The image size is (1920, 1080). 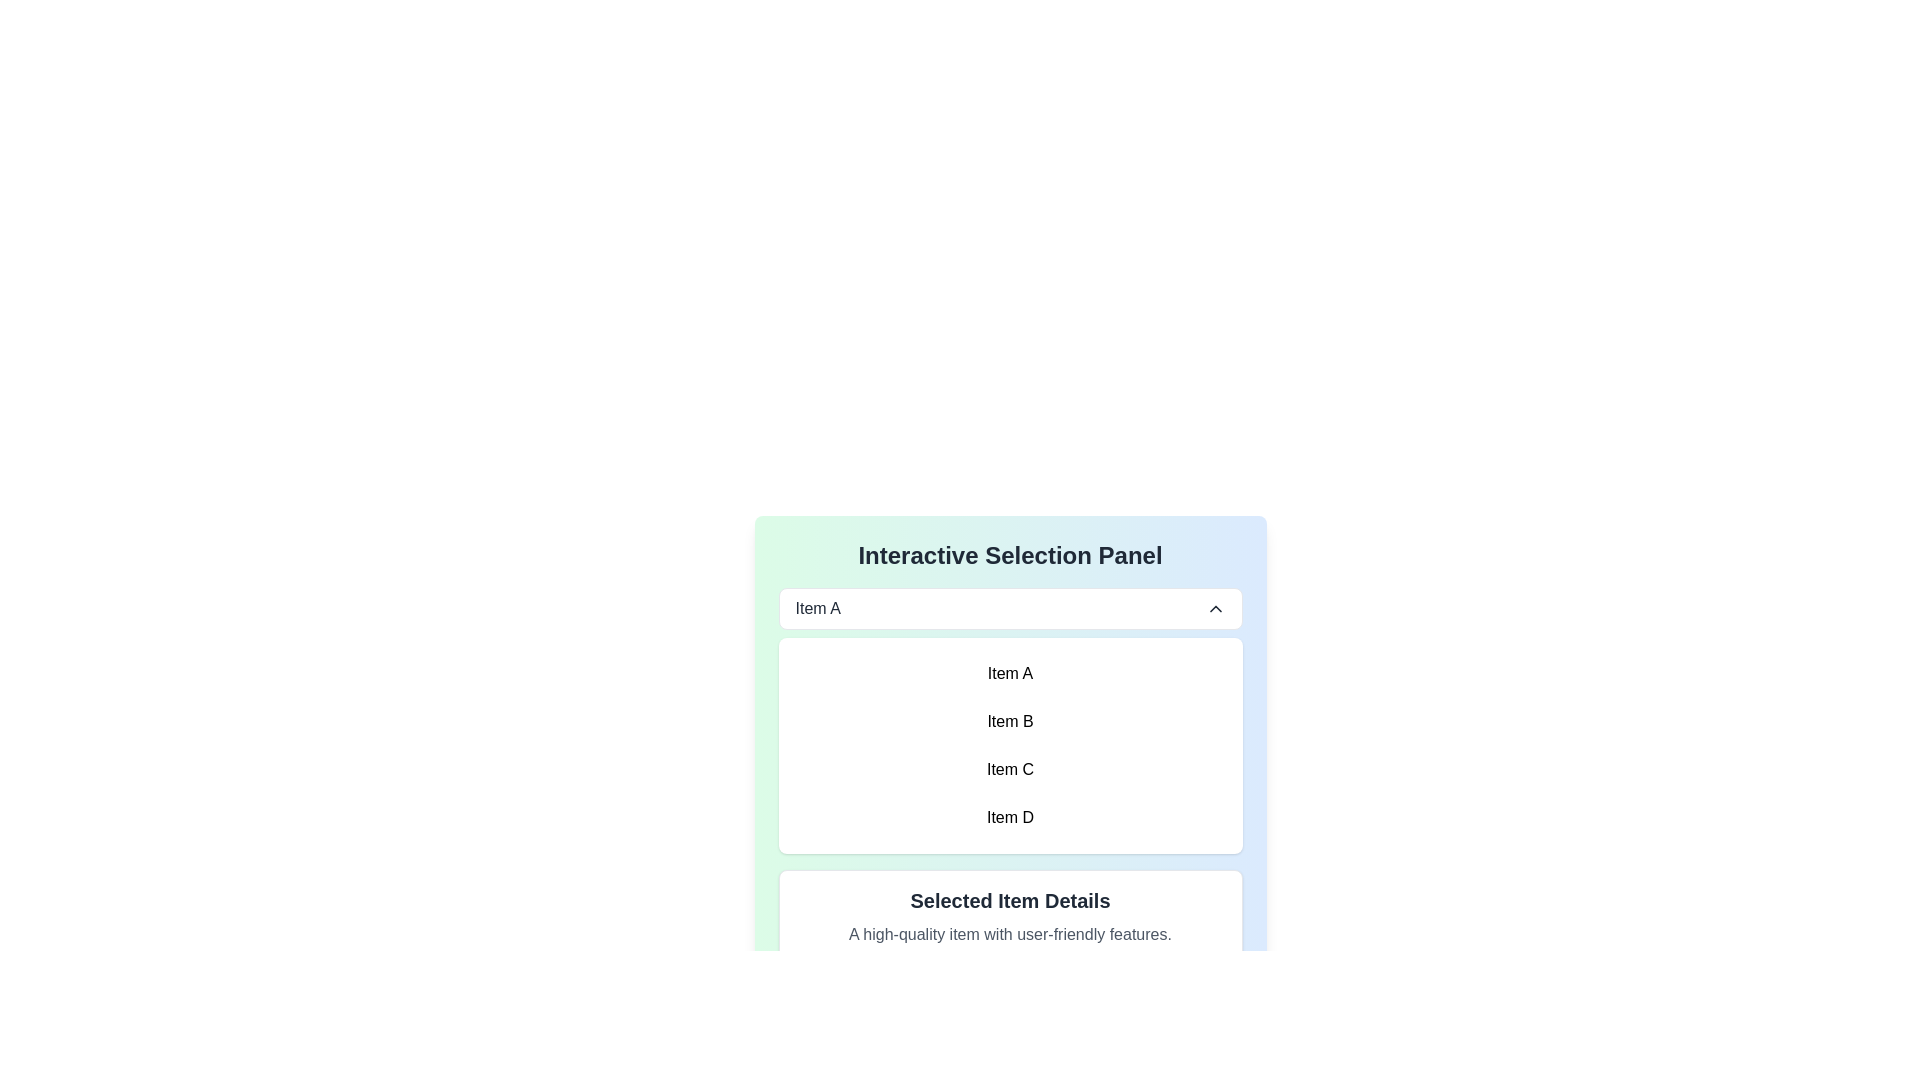 What do you see at coordinates (1010, 934) in the screenshot?
I see `the textual description element that states 'A high-quality item with user-friendly features.' located beneath the title 'Selected Item Details' and above the 'Learn More' button` at bounding box center [1010, 934].